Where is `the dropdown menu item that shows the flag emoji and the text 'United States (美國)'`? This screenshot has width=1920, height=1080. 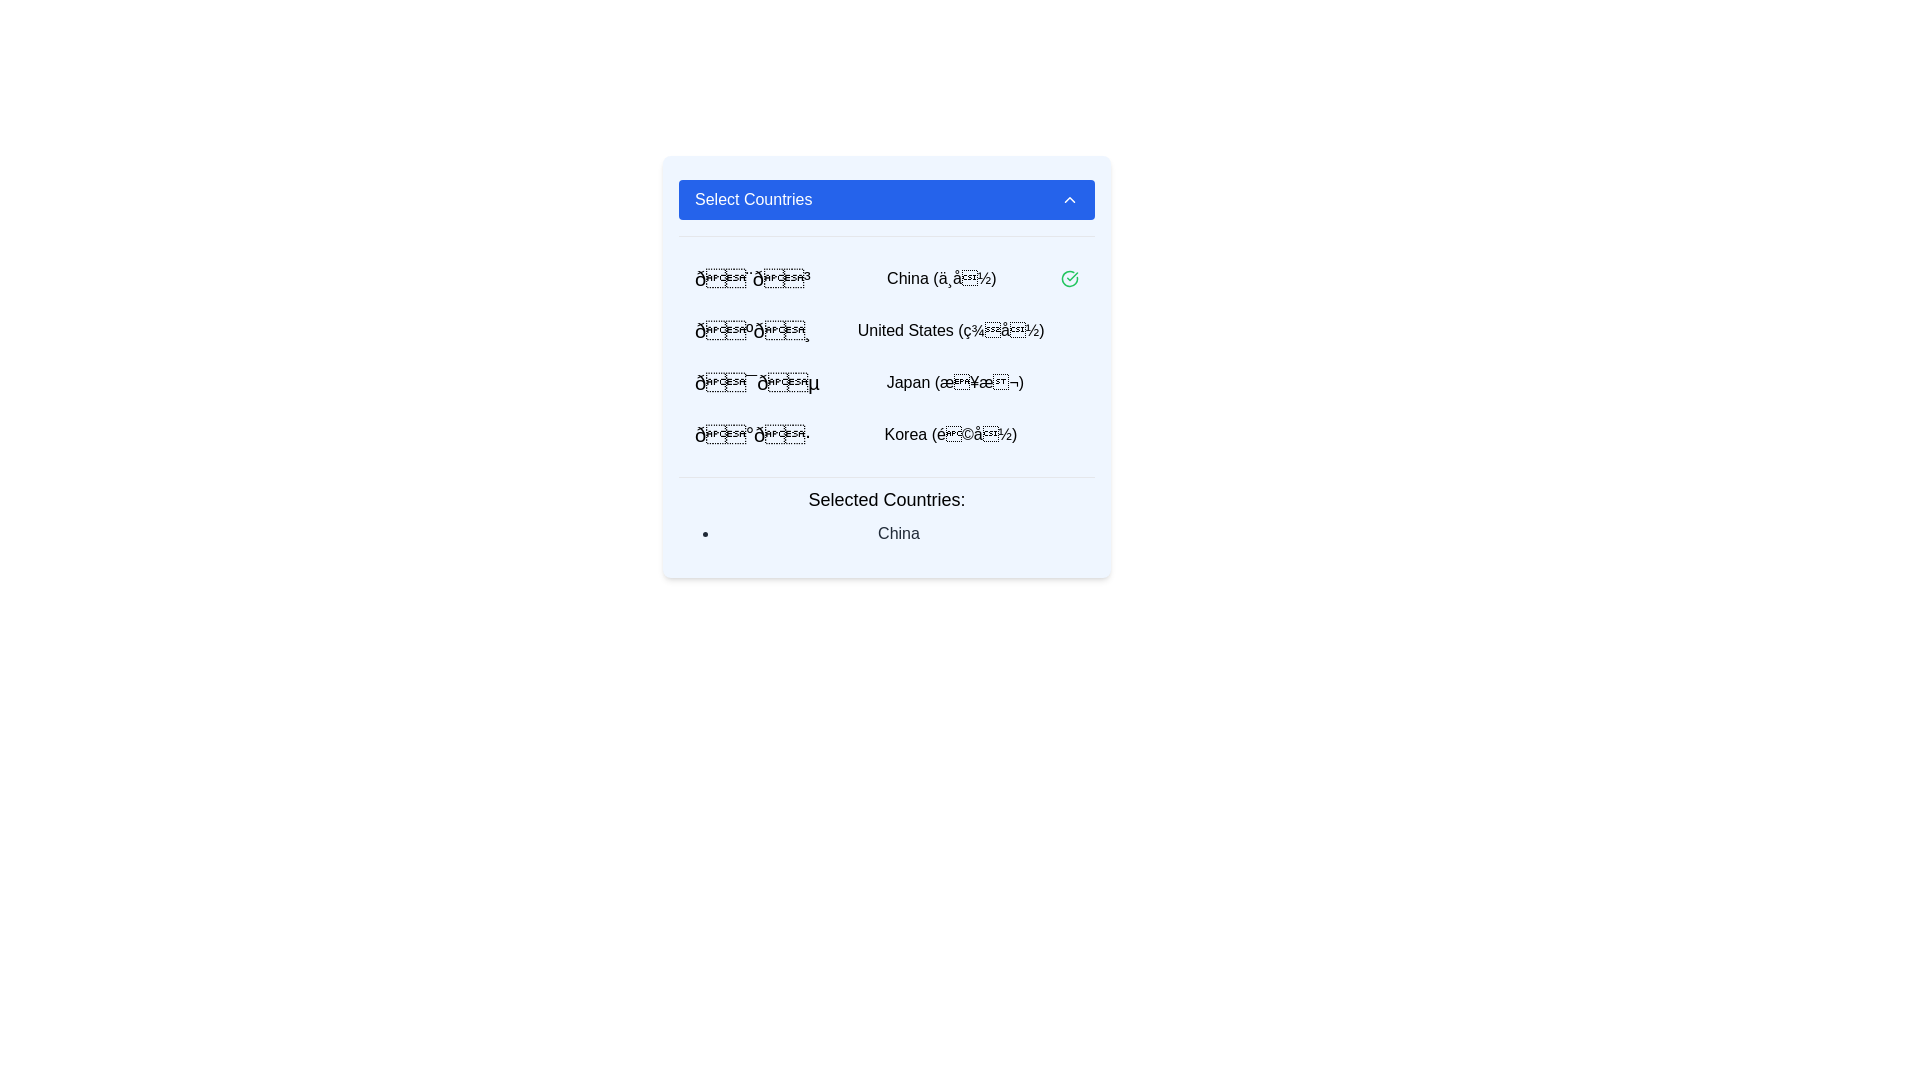
the dropdown menu item that shows the flag emoji and the text 'United States (美國)' is located at coordinates (886, 330).